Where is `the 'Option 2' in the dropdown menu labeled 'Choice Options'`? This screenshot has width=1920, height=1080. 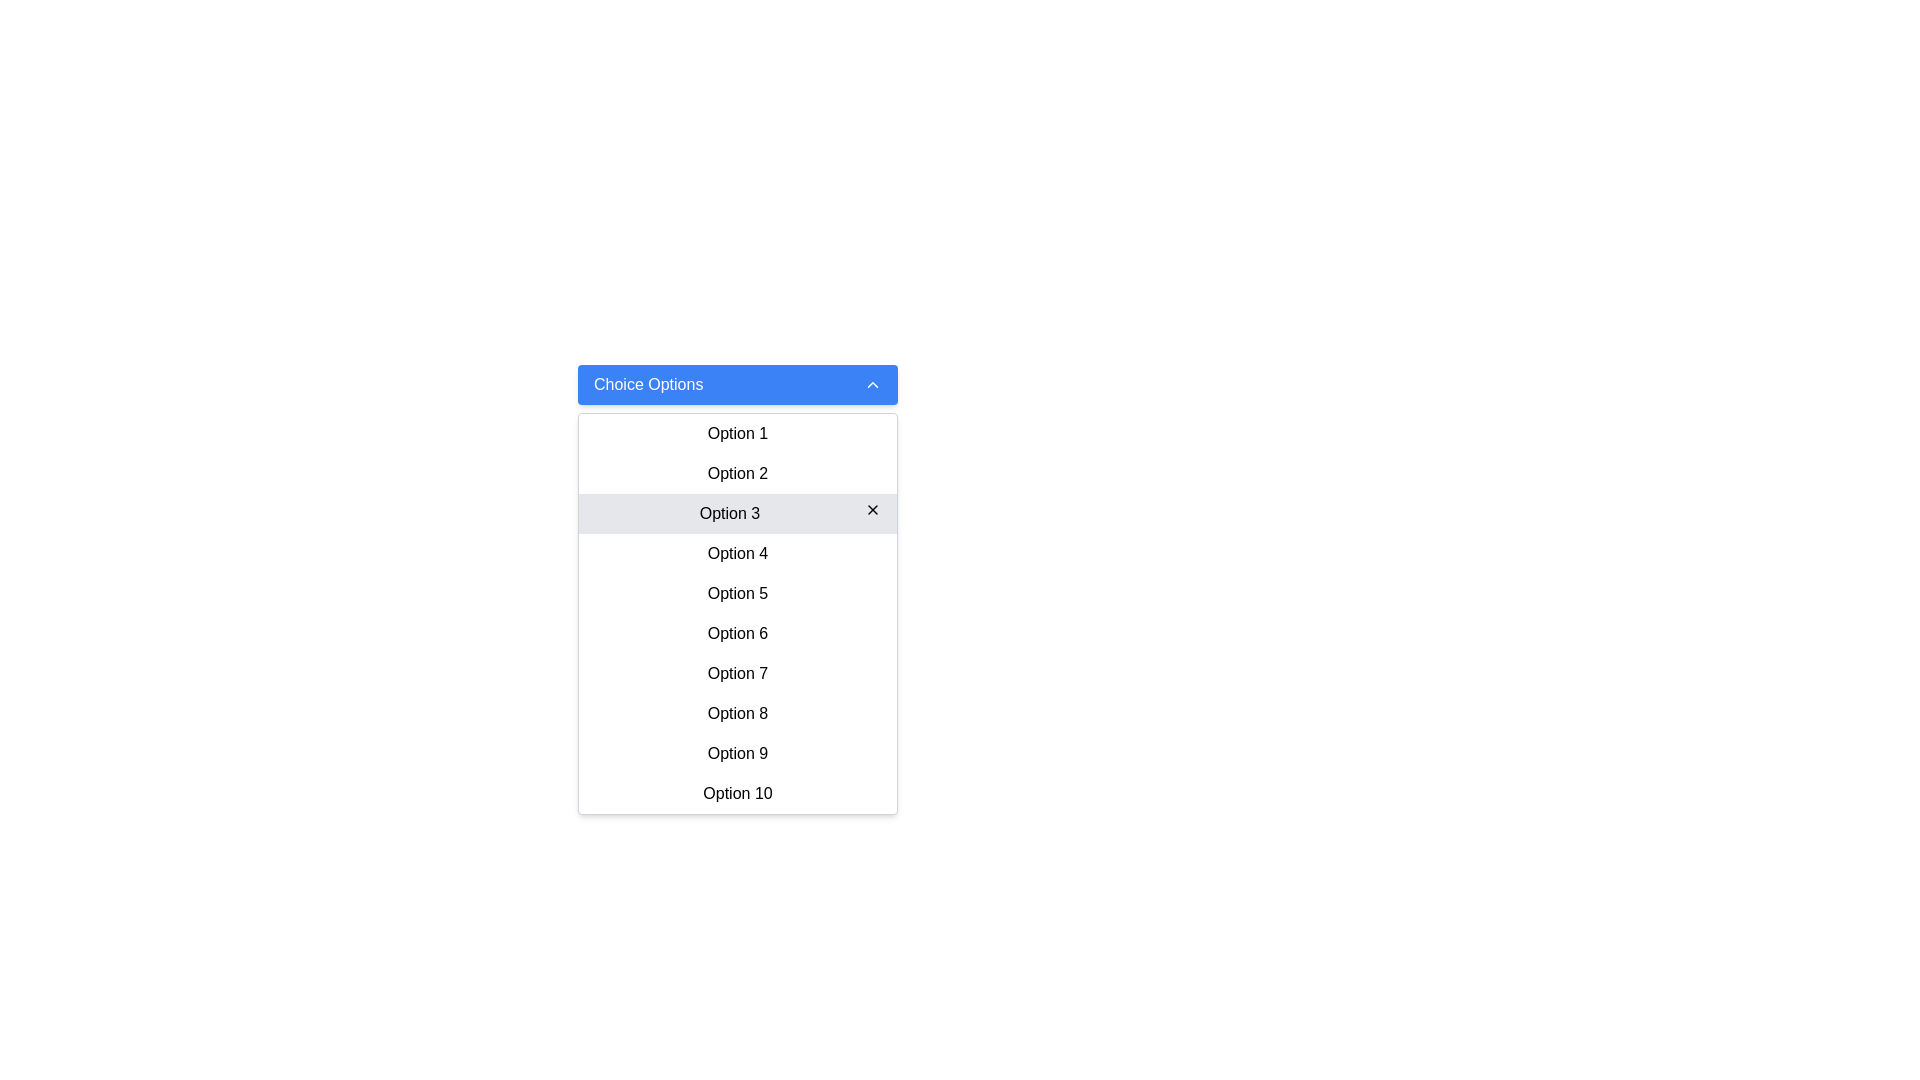 the 'Option 2' in the dropdown menu labeled 'Choice Options' is located at coordinates (737, 474).